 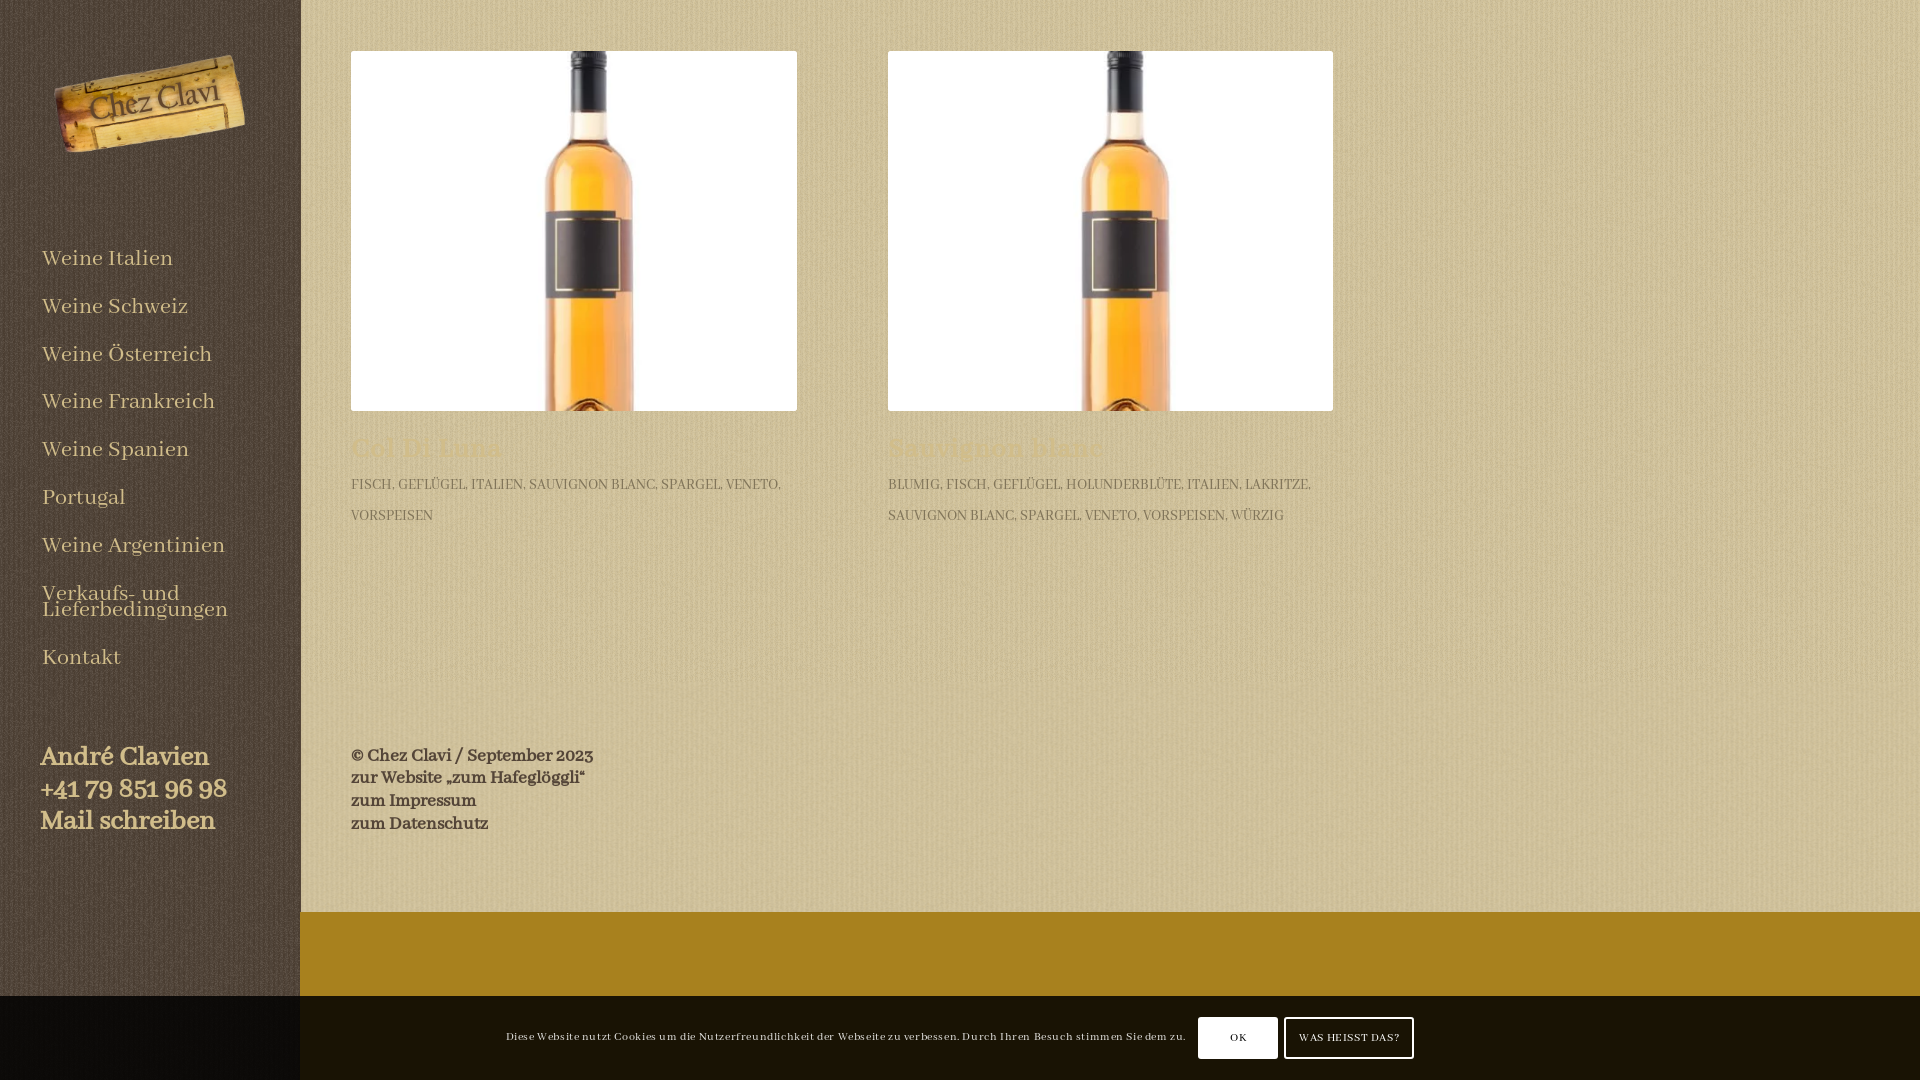 What do you see at coordinates (1212, 485) in the screenshot?
I see `'ITALIEN'` at bounding box center [1212, 485].